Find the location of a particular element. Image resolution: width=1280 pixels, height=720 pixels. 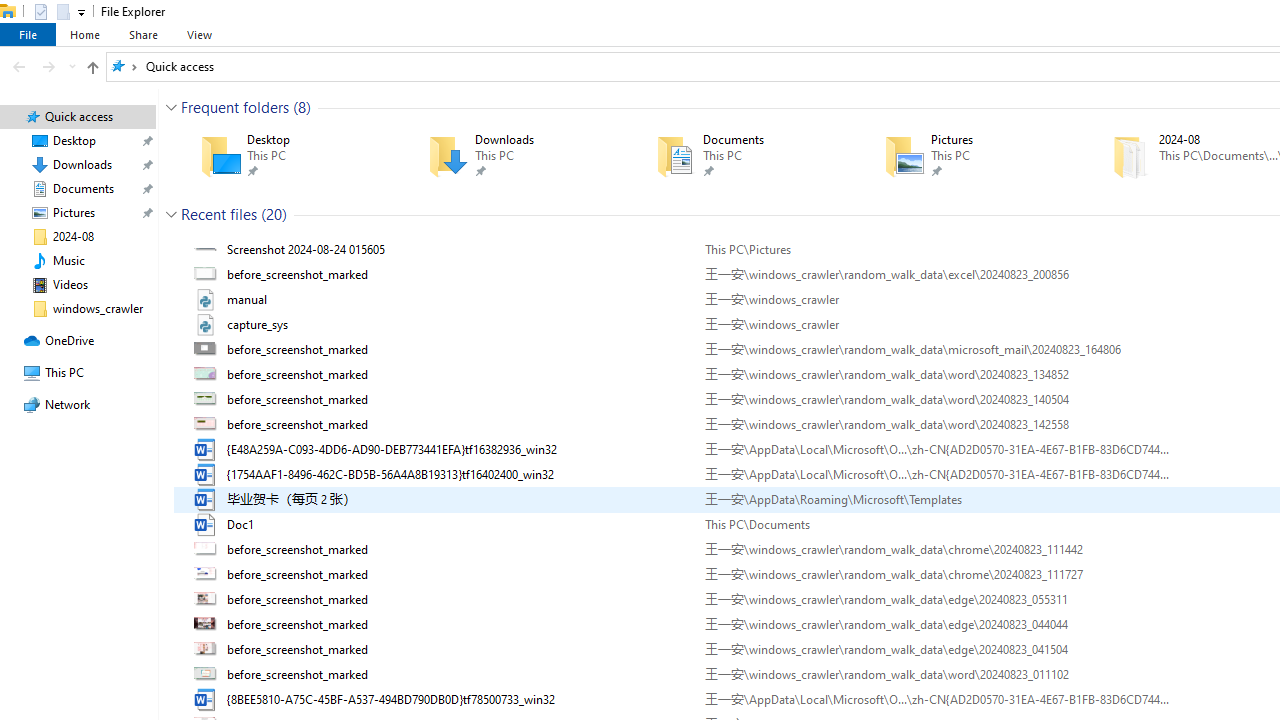

'Name' is located at coordinates (457, 698).